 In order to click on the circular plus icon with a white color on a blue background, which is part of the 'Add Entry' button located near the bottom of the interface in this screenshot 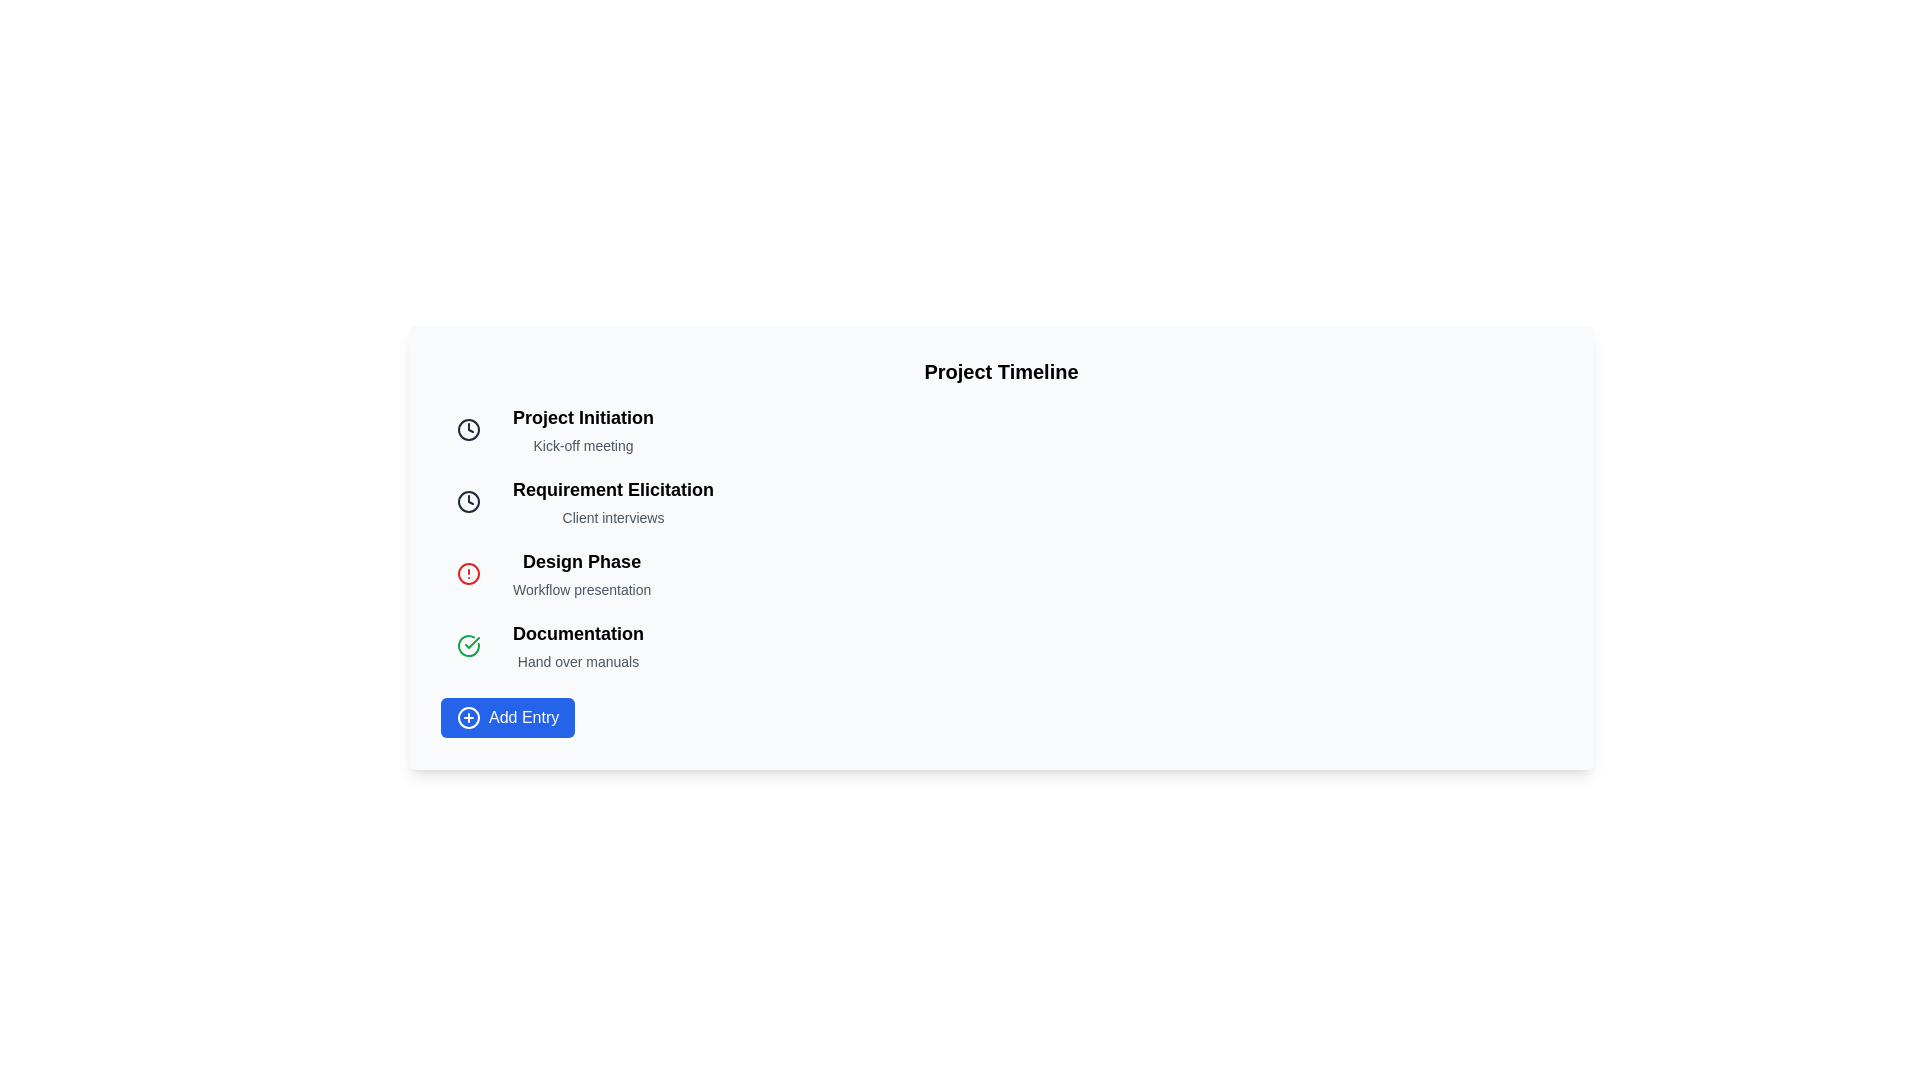, I will do `click(468, 716)`.